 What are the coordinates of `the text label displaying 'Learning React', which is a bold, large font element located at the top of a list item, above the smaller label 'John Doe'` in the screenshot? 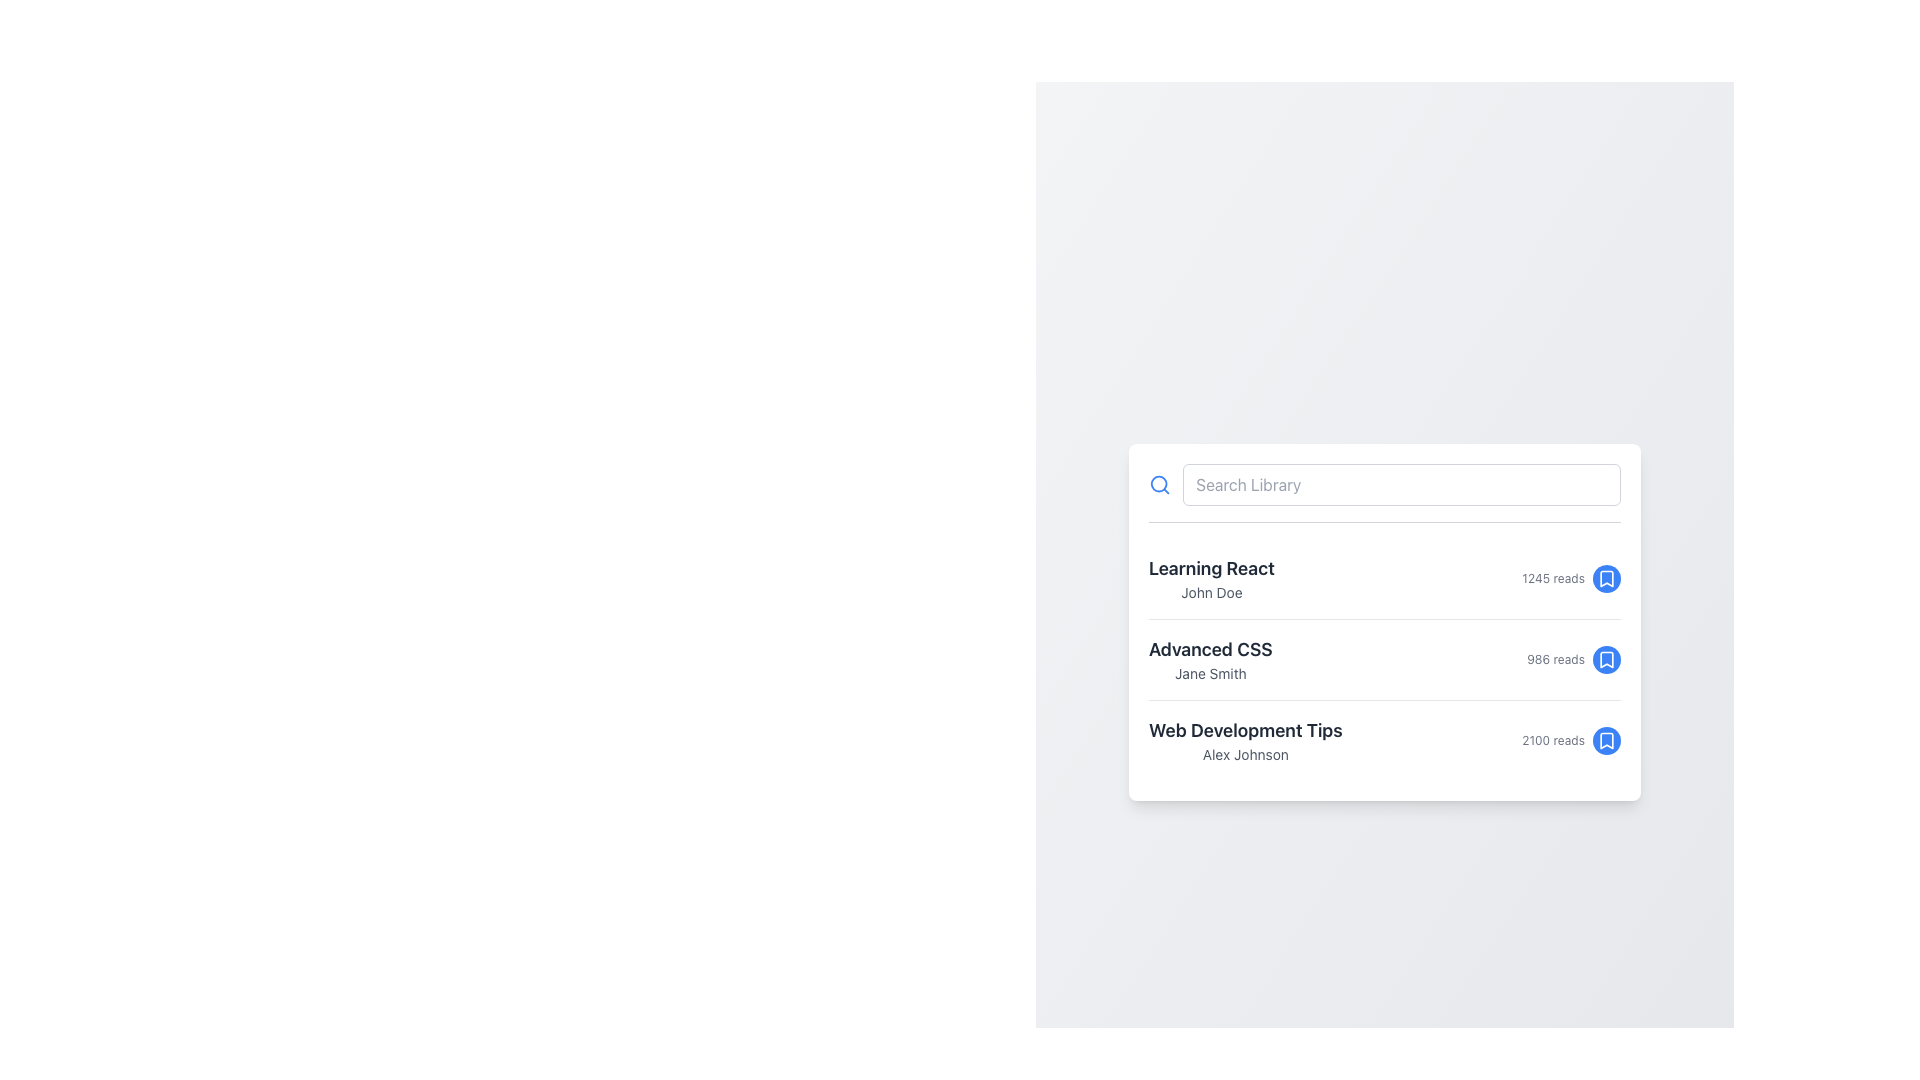 It's located at (1210, 568).